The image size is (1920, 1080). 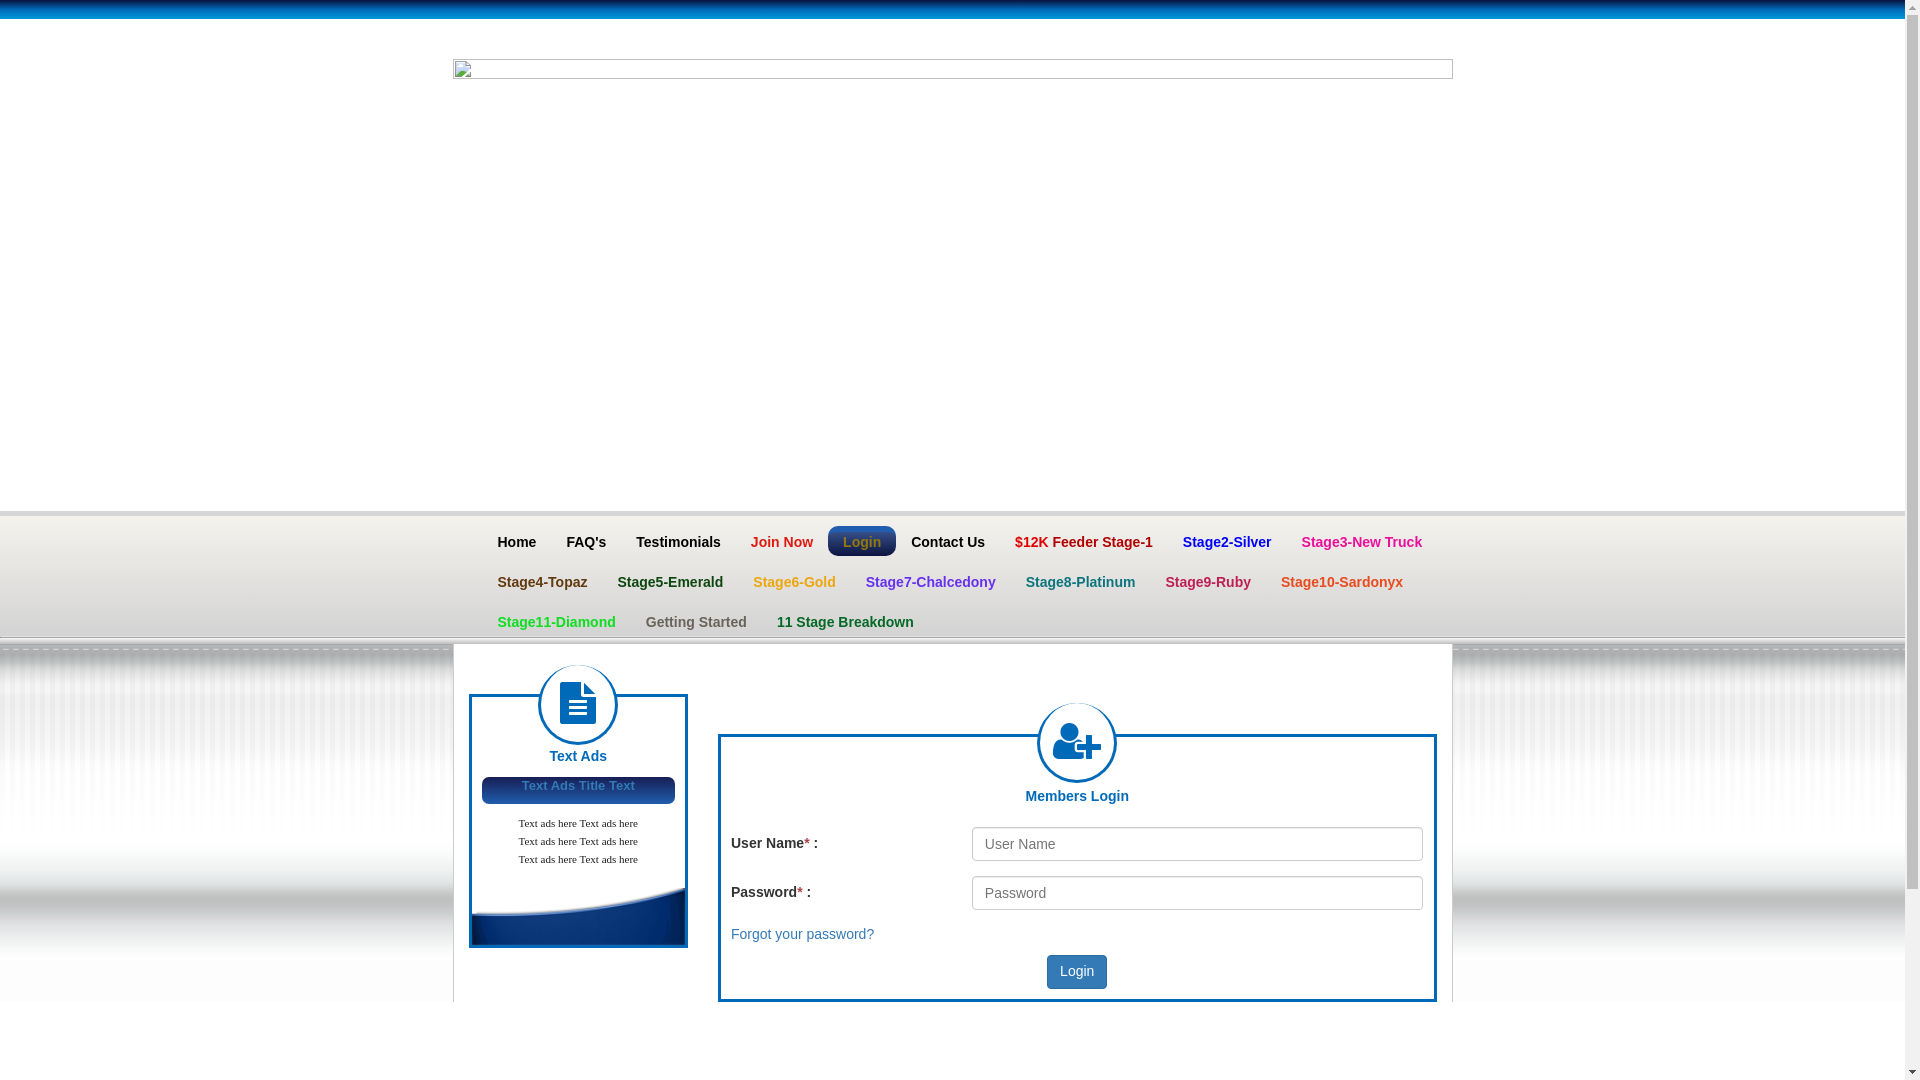 I want to click on 'FAQ's', so click(x=584, y=540).